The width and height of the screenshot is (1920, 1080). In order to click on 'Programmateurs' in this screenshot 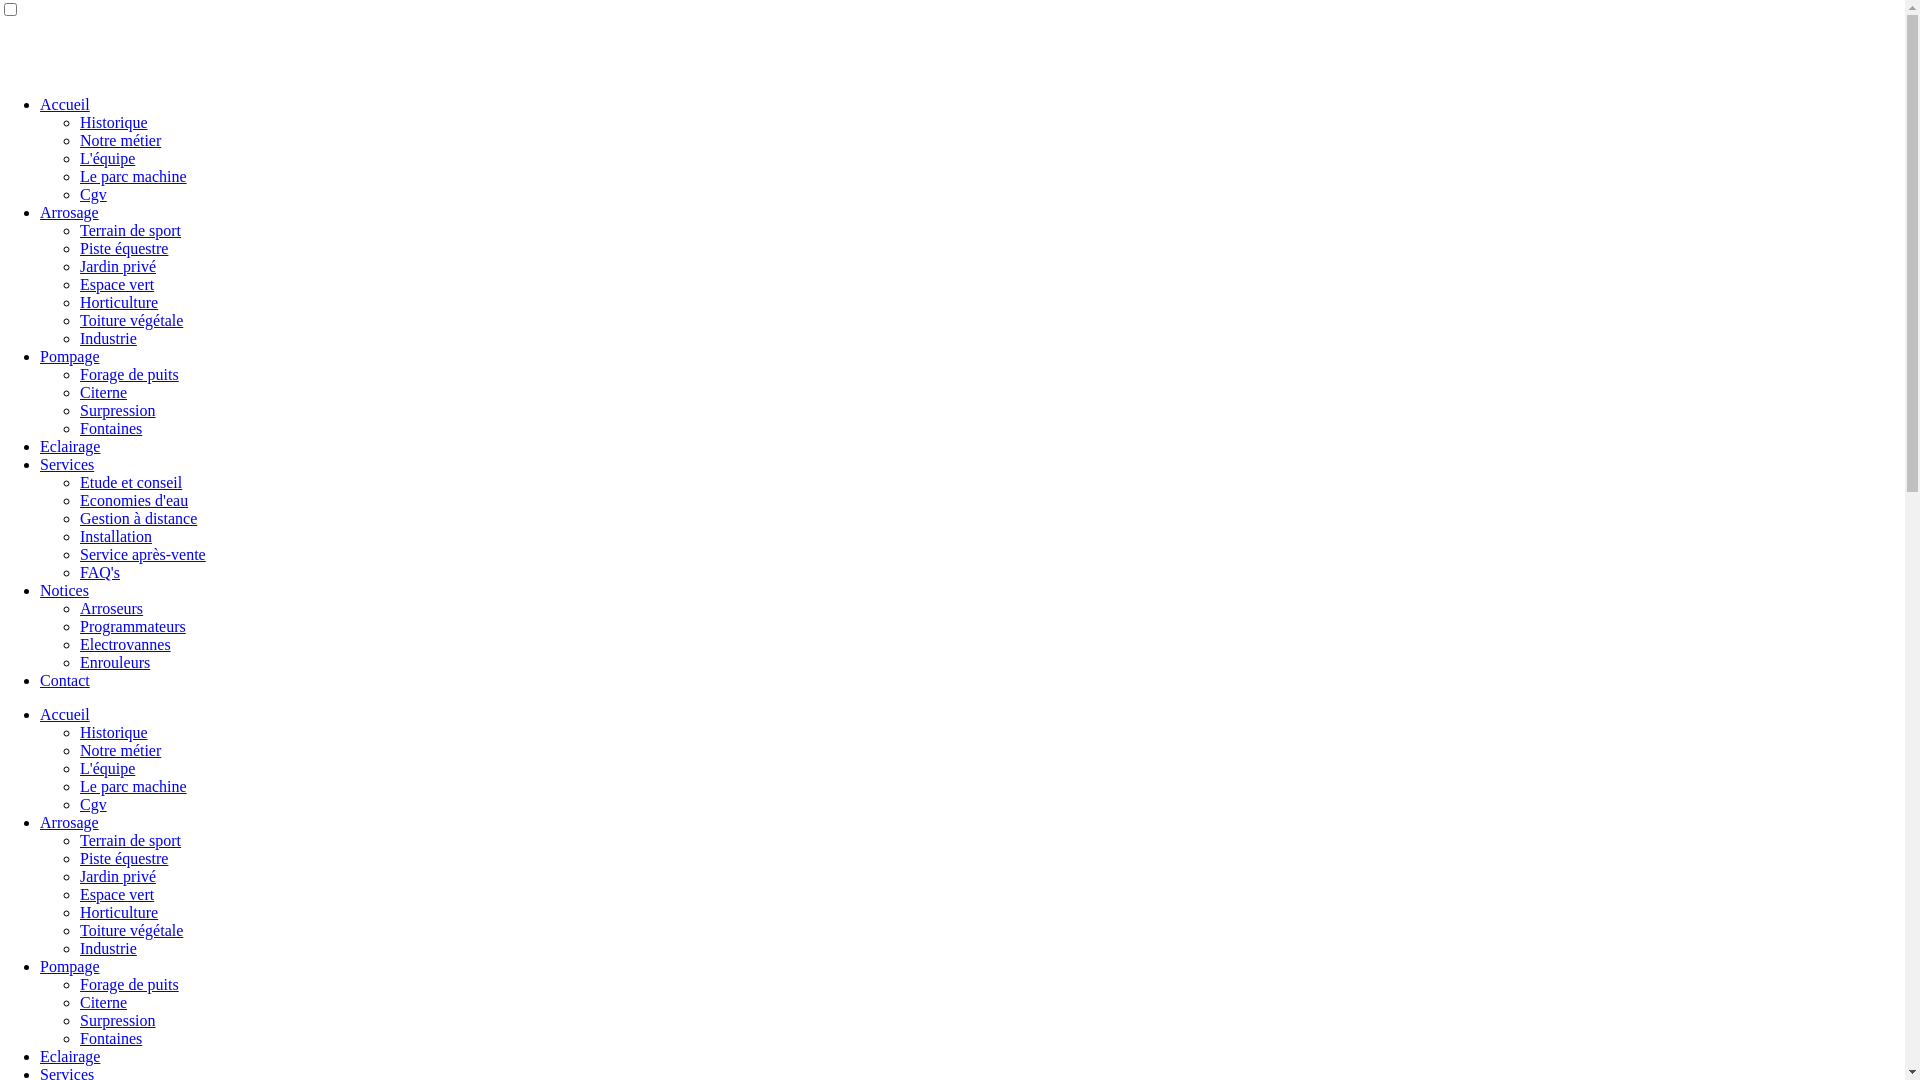, I will do `click(80, 625)`.